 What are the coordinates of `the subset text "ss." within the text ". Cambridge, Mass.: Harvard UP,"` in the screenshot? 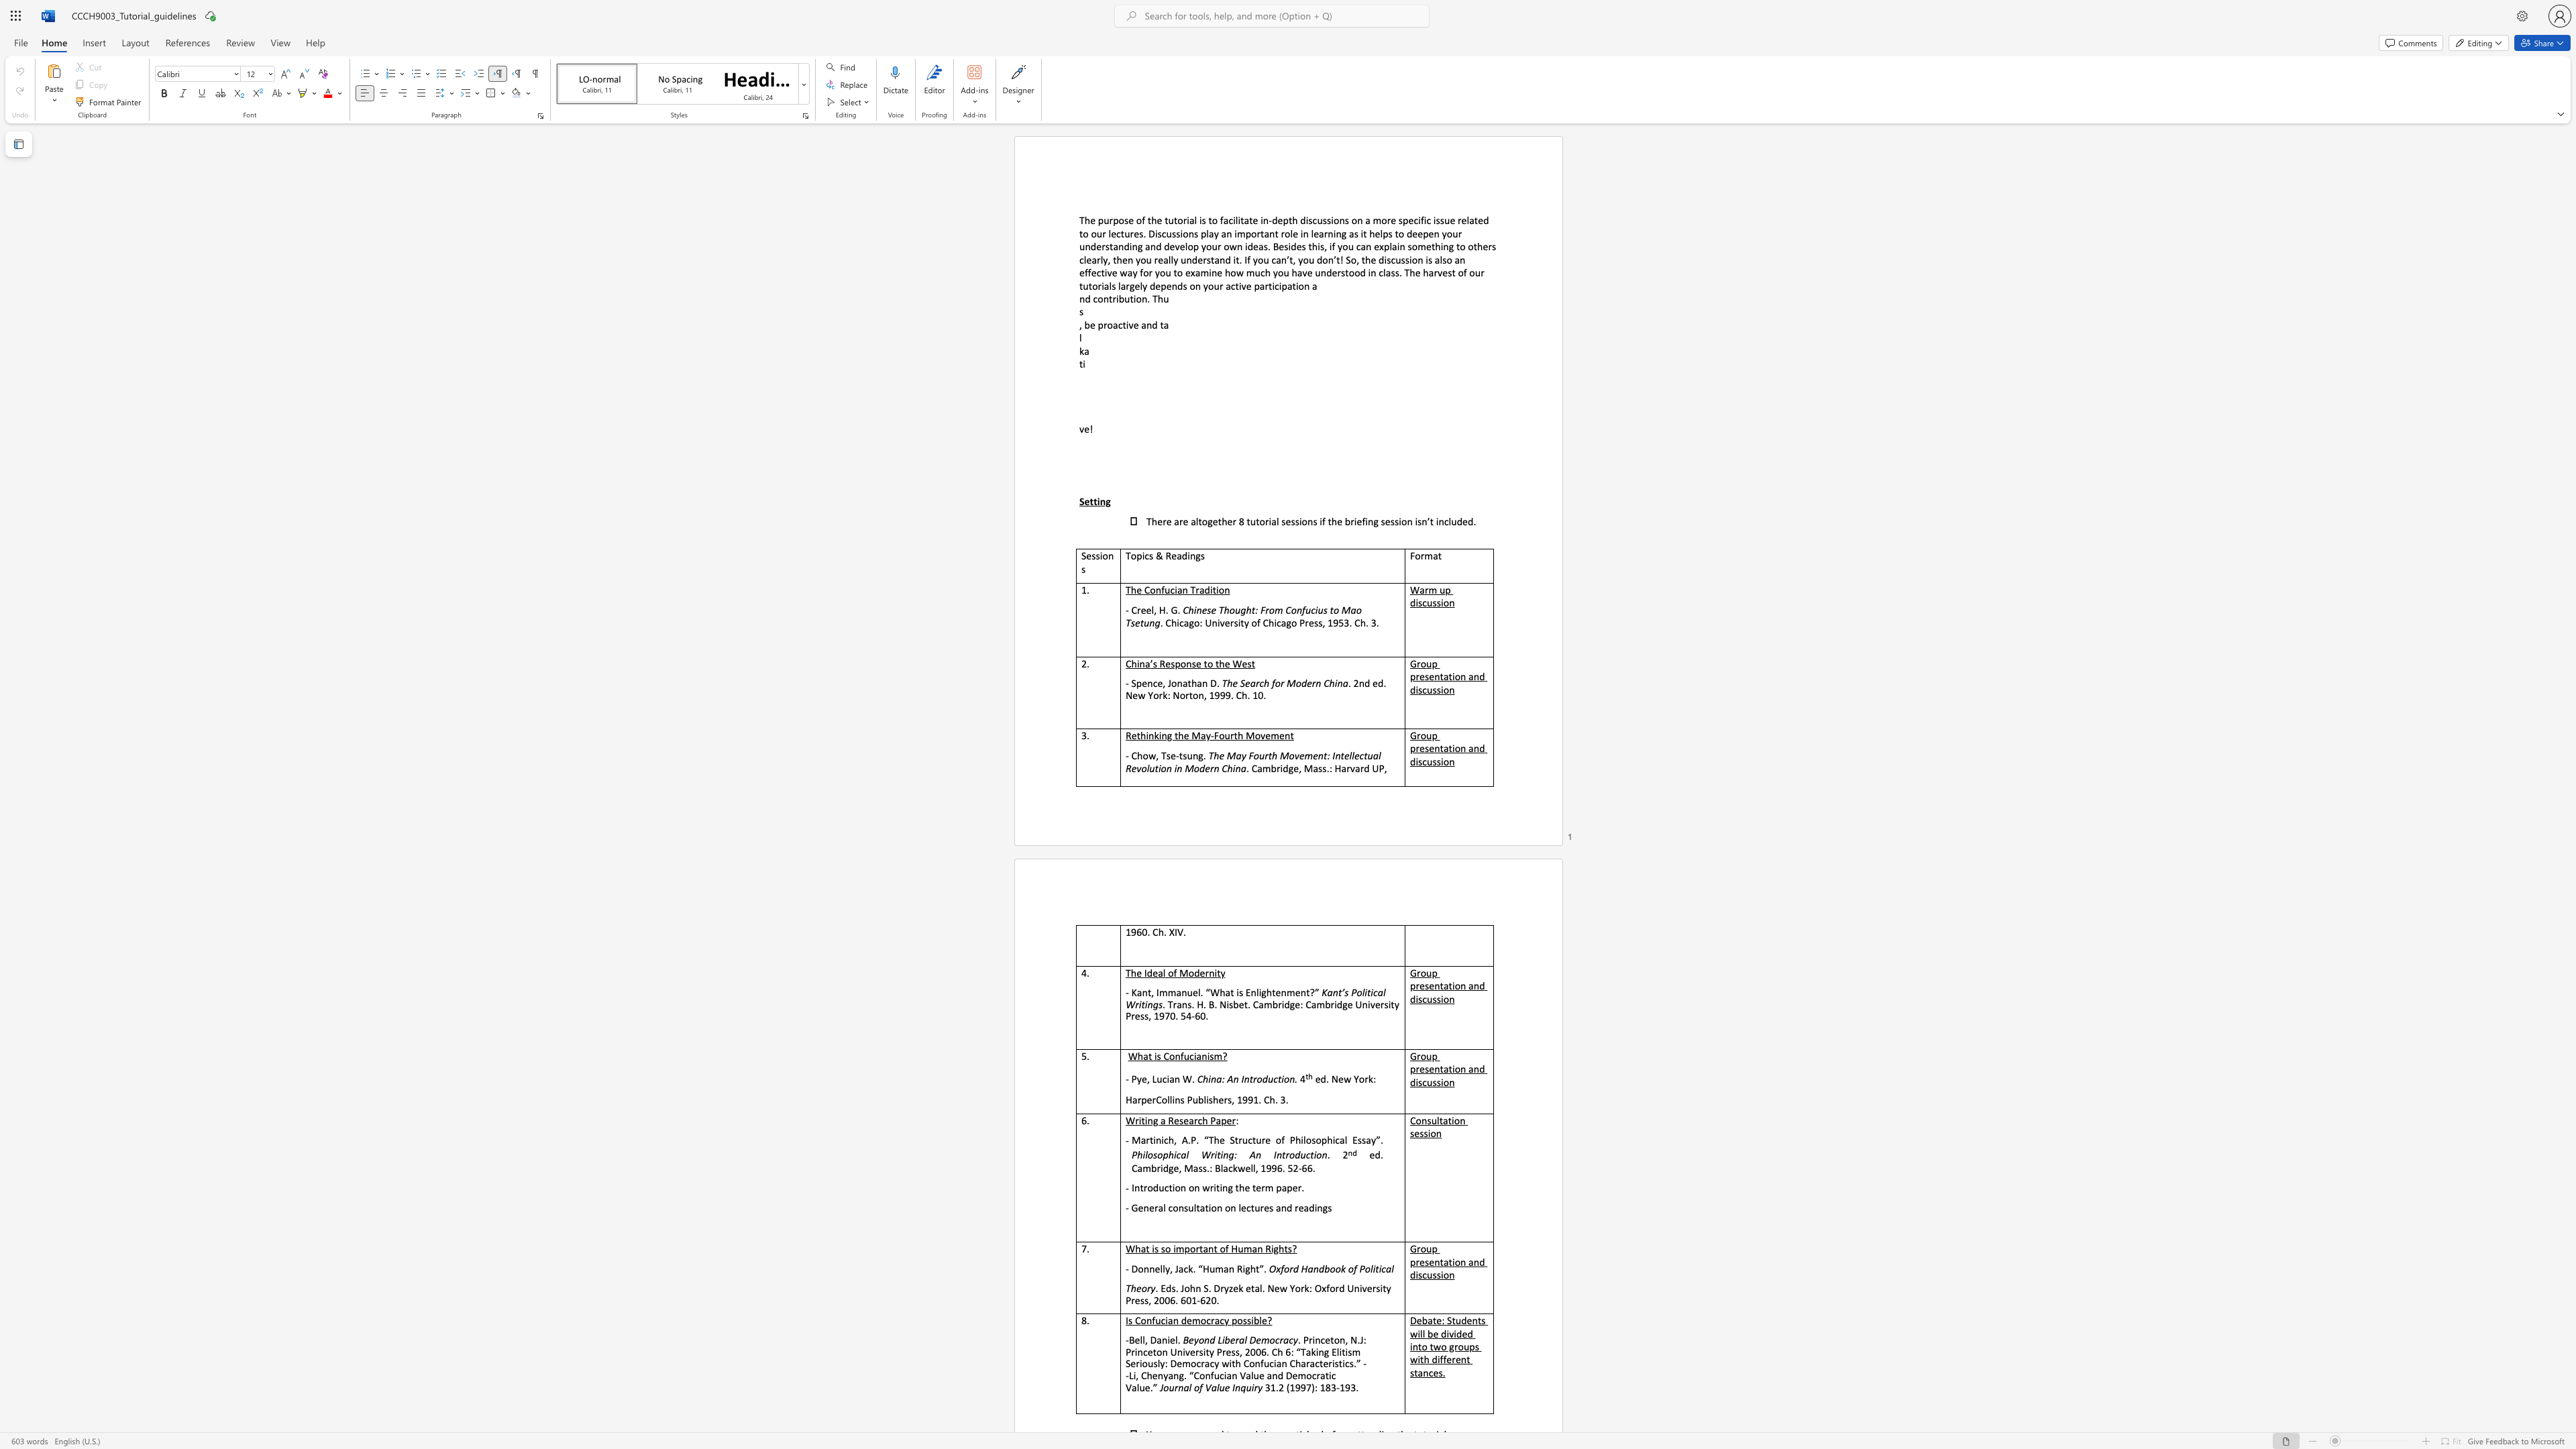 It's located at (1318, 768).